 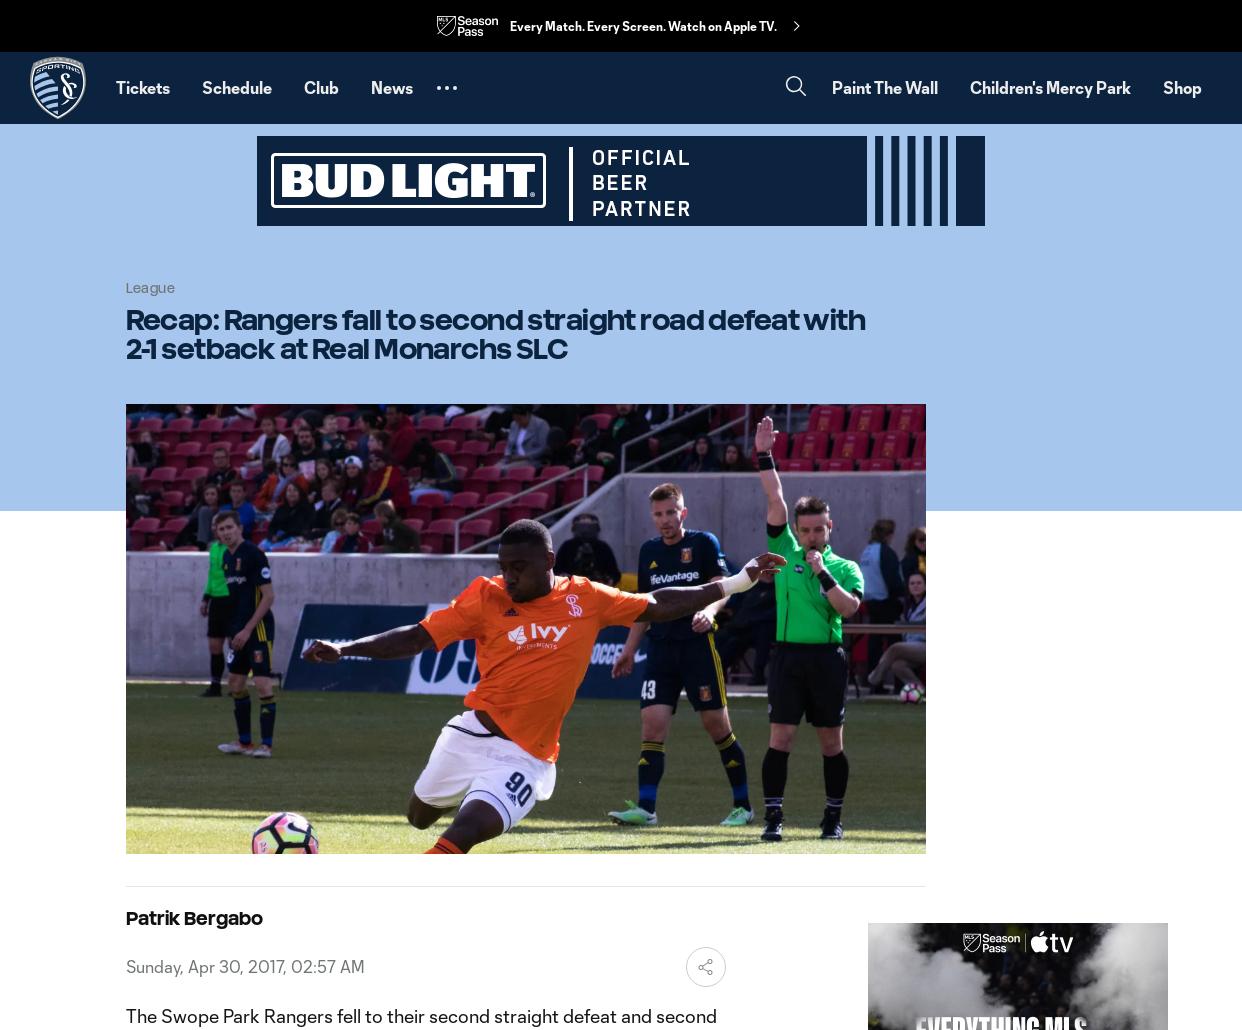 I want to click on 'Every Match. Every Screen. Watch on Apple TV.', so click(x=507, y=25).